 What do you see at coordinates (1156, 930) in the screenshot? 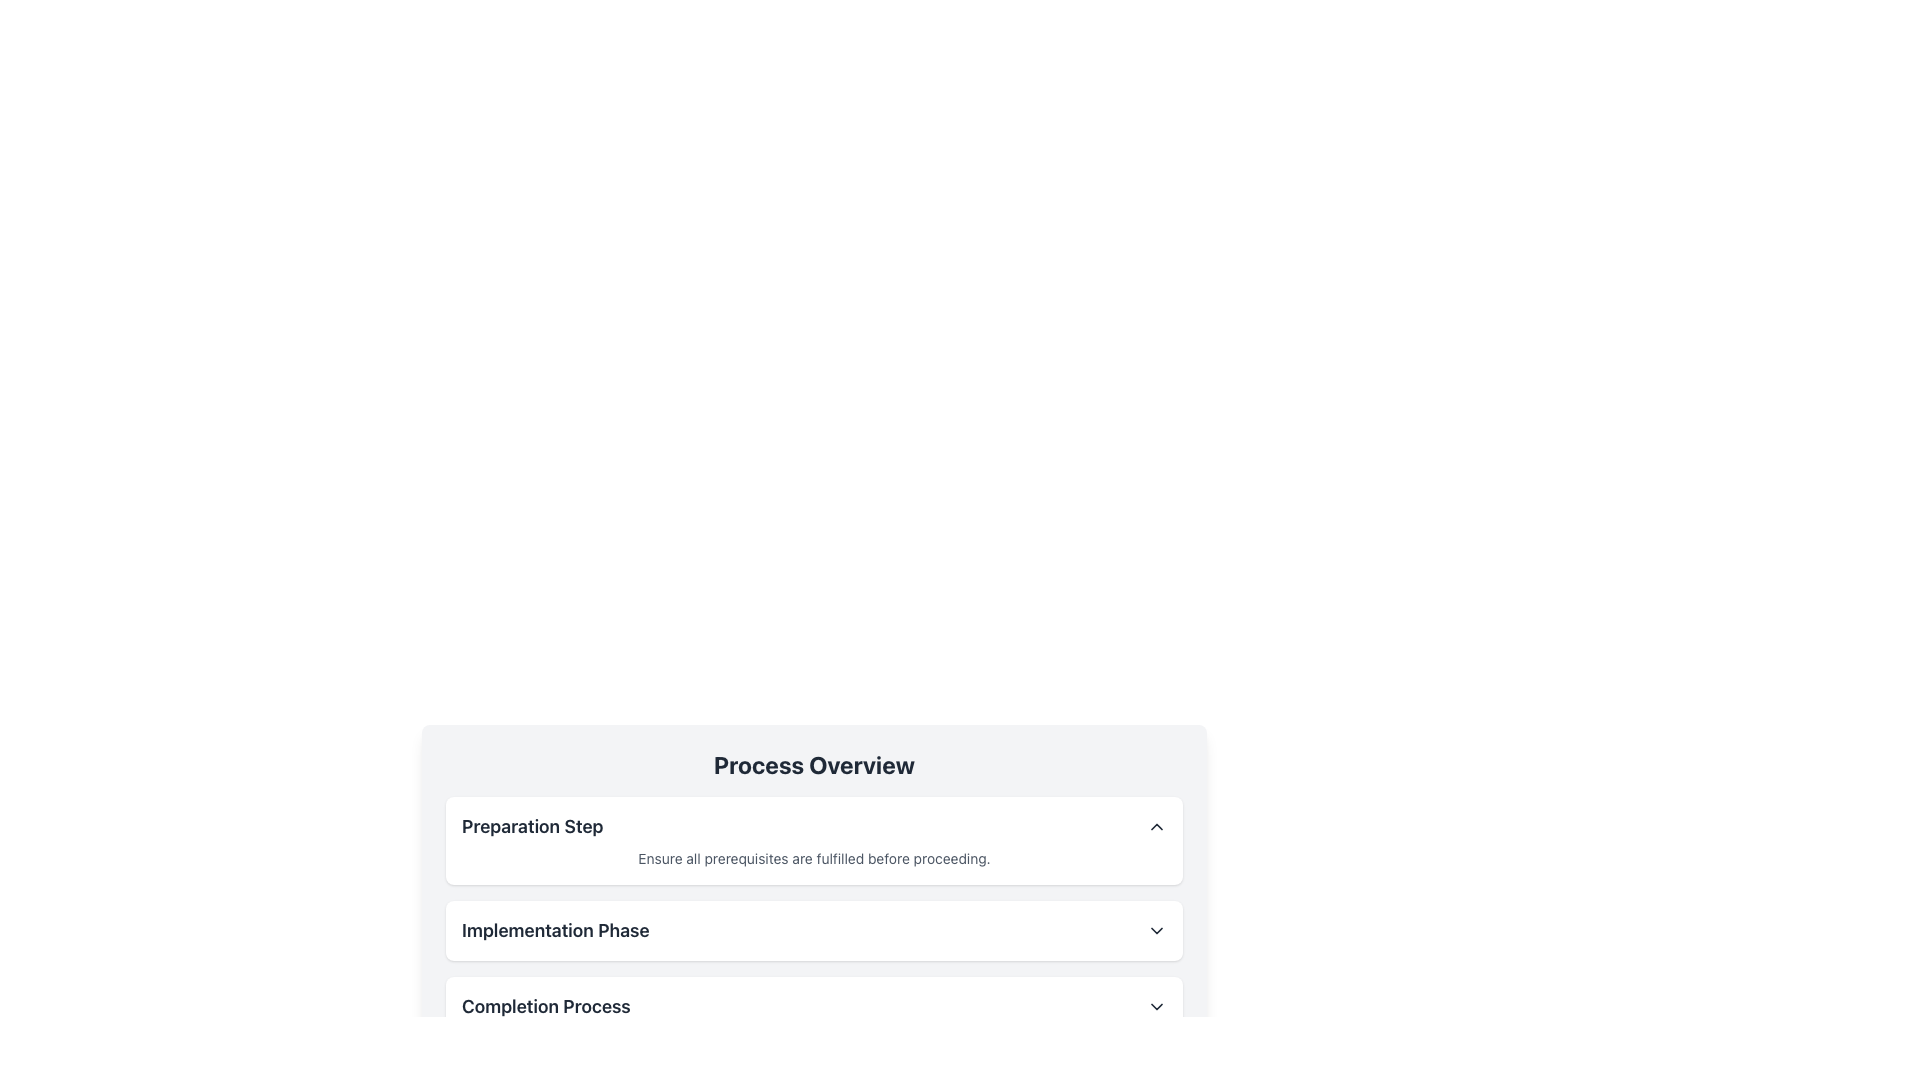
I see `the chevron-down icon located to the right of the 'Implementation Phase' text to trigger hover effects` at bounding box center [1156, 930].